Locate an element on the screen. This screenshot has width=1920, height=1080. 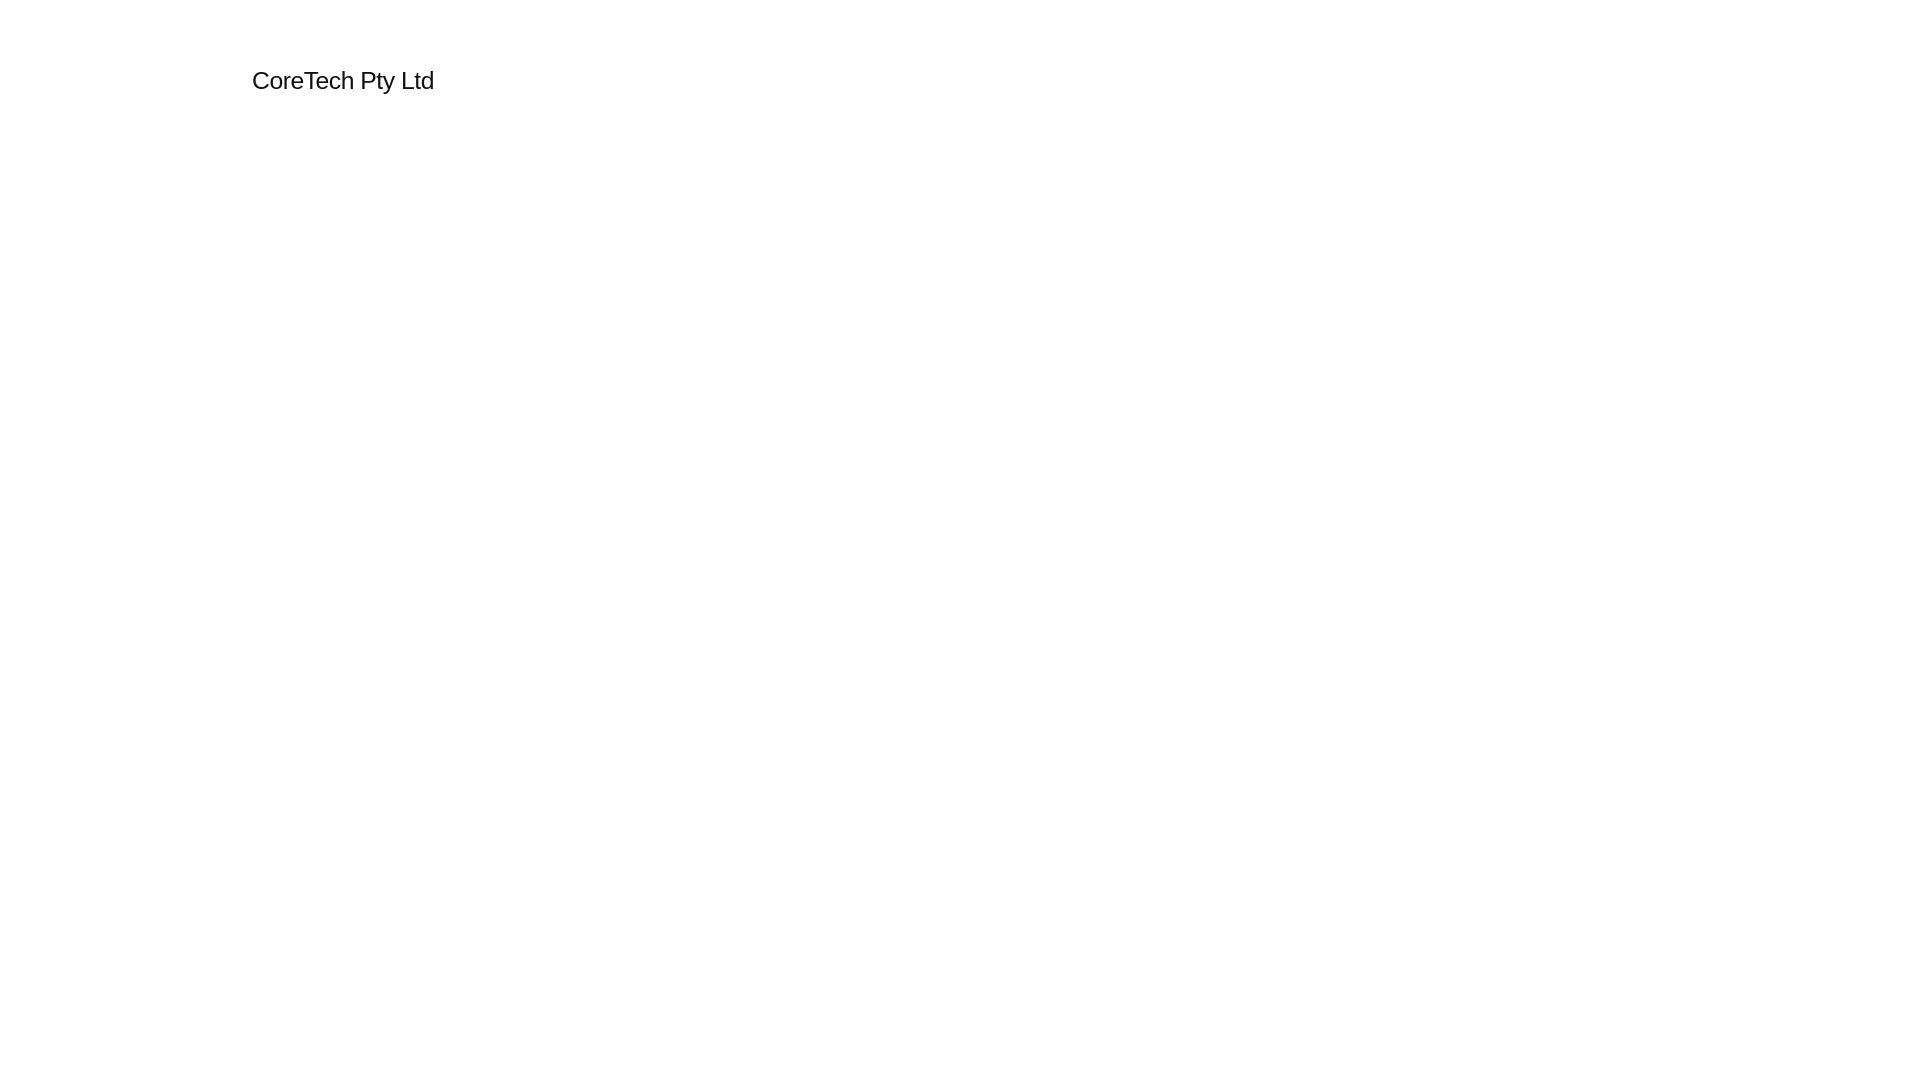
'CoreTech Pty Ltd' is located at coordinates (342, 79).